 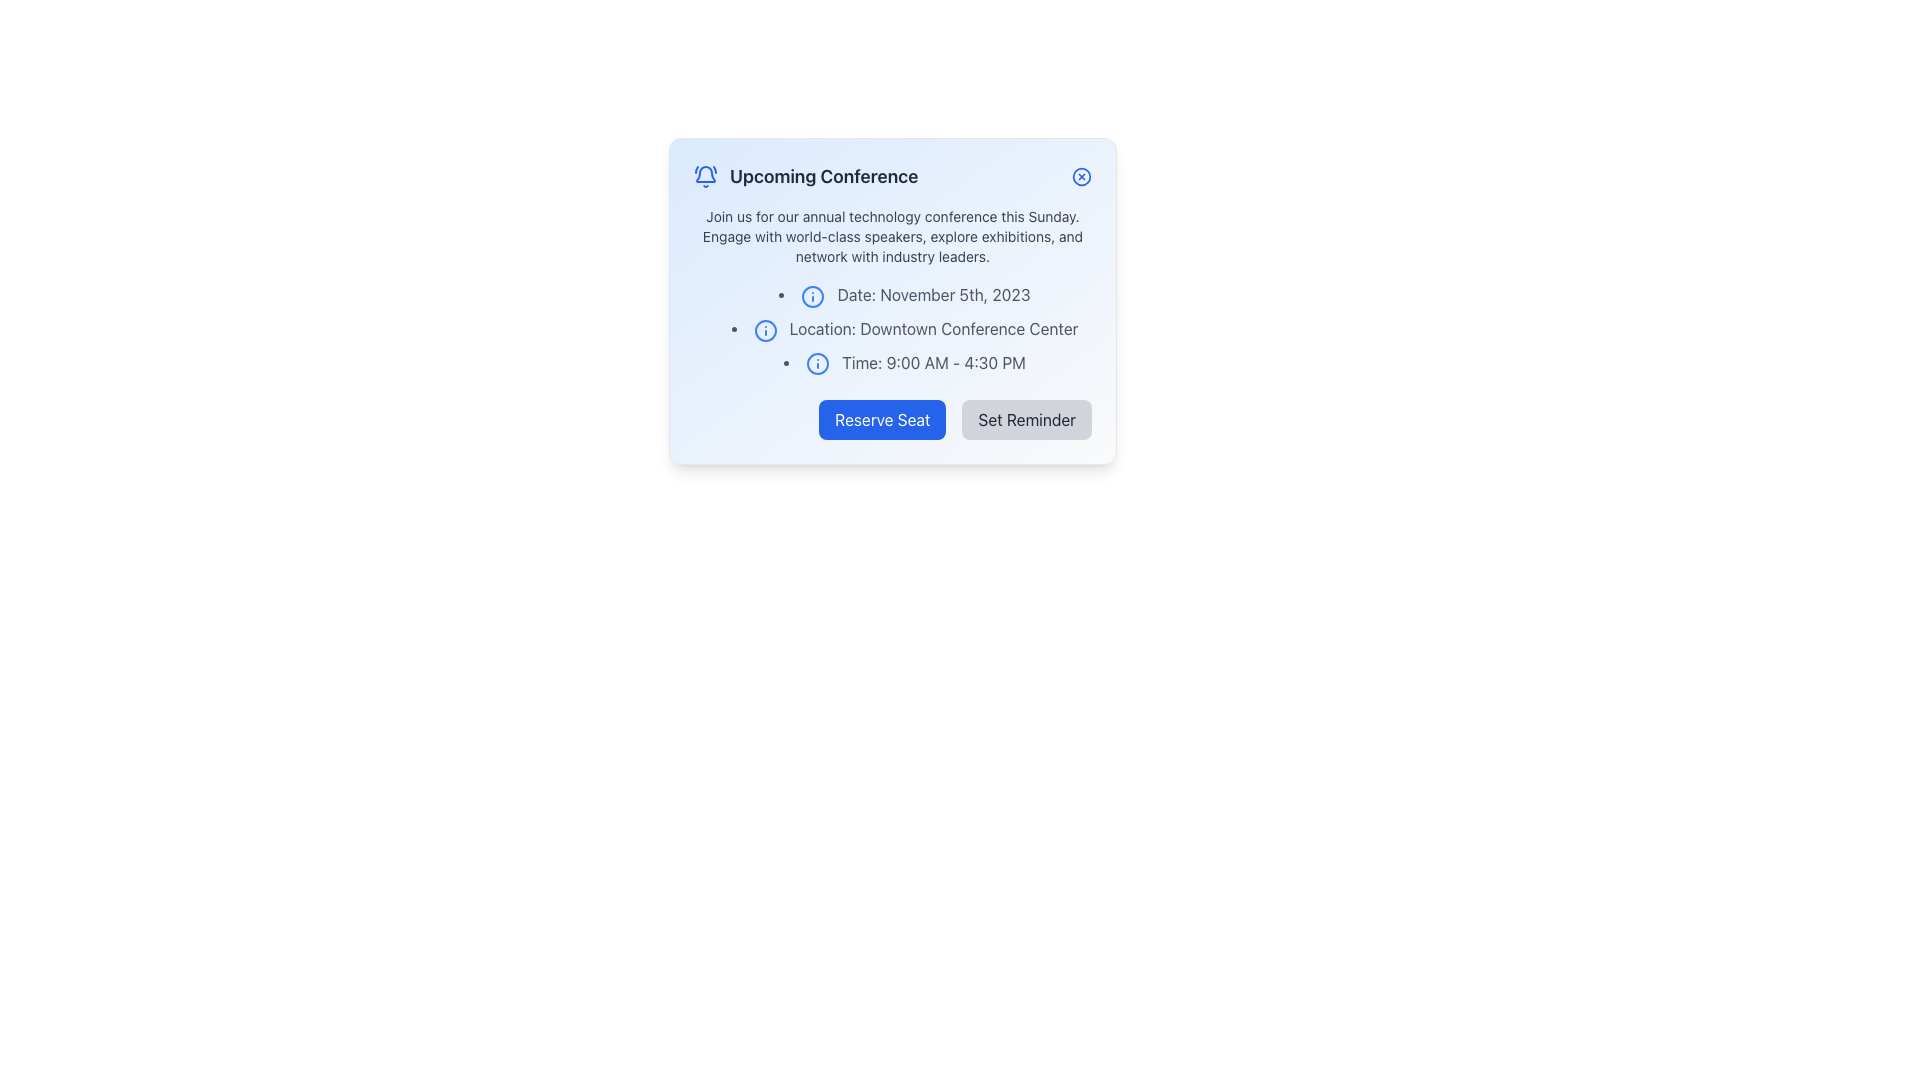 I want to click on the button with rounded corners, blue background, and white text reading 'Reserve Seat' to reserve a seat, so click(x=881, y=419).